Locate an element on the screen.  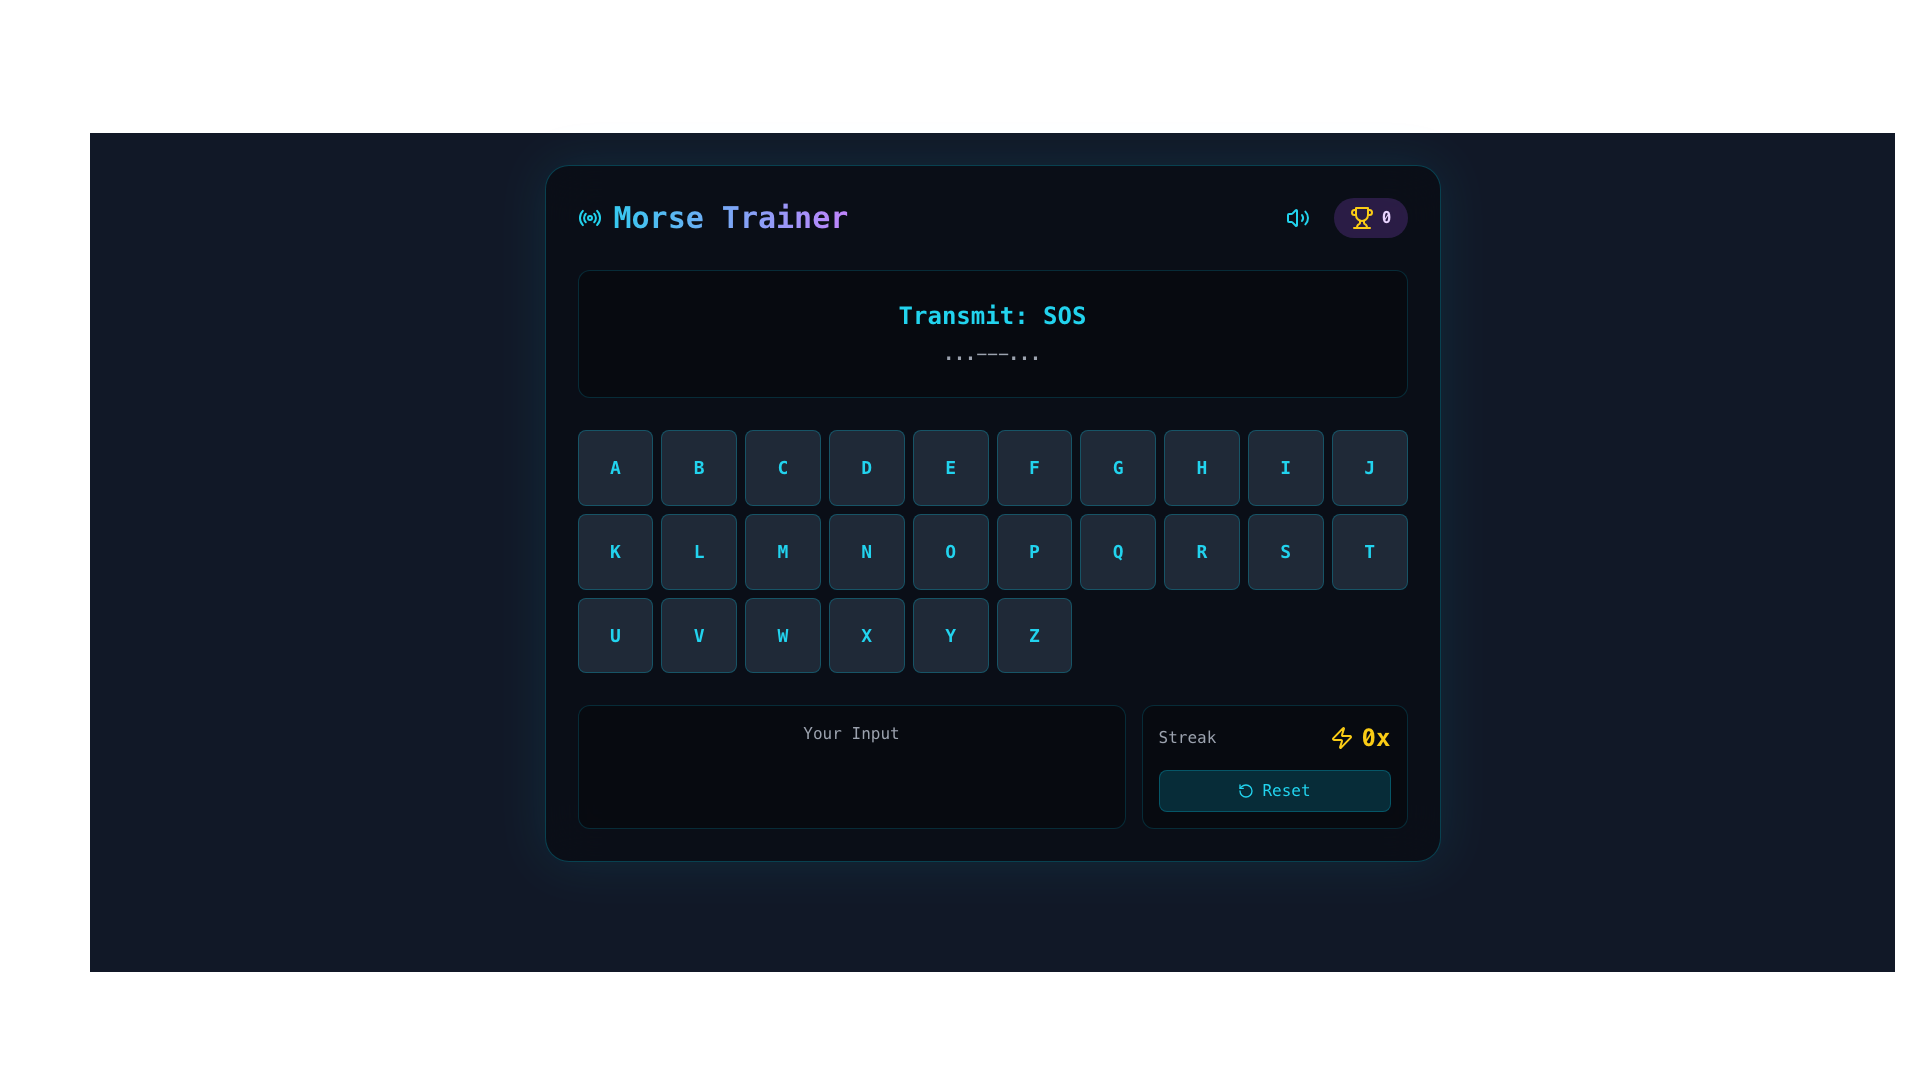
the first arc of the circular radio icon in the SVG, which is positioned adjacent to the 'Morse Trainer' title is located at coordinates (579, 218).